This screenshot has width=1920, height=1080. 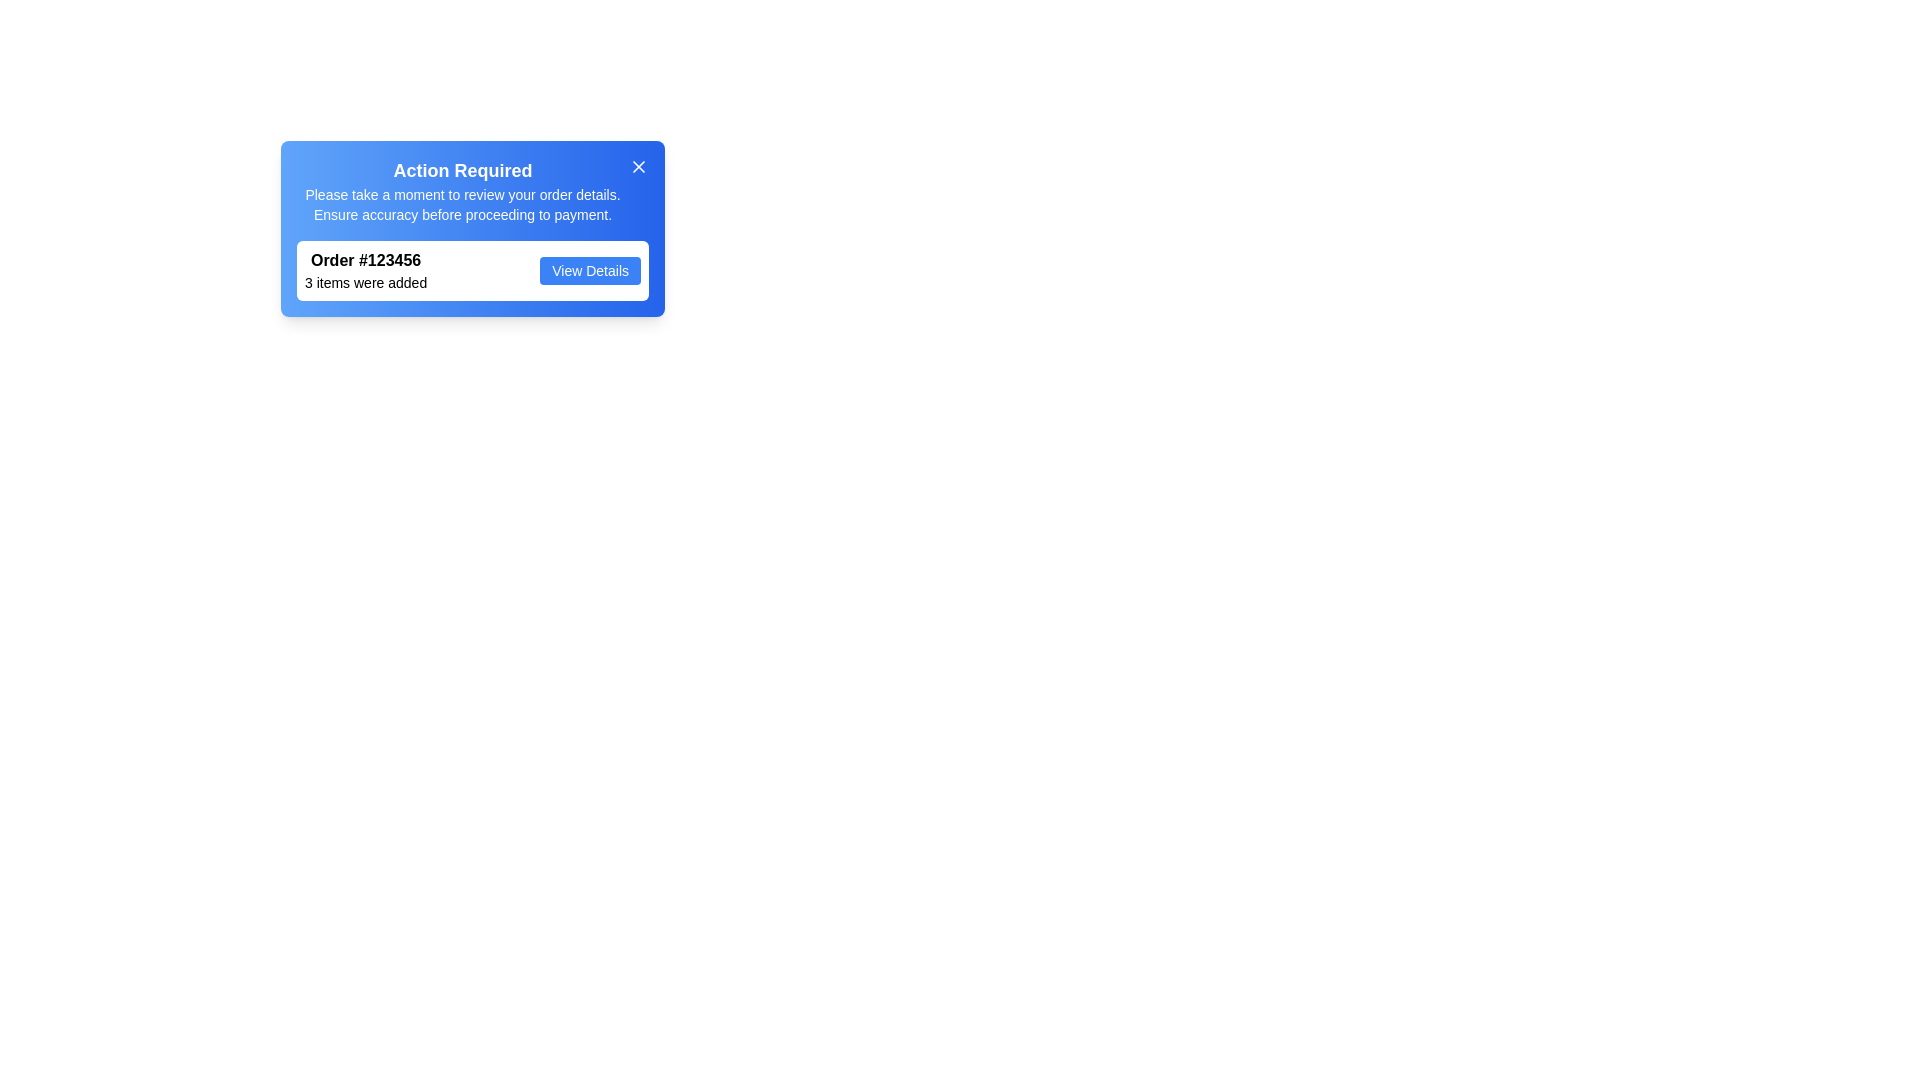 I want to click on the rectangular button with a blue background and white text labeled 'View Details' to trigger a visual state change, so click(x=589, y=270).